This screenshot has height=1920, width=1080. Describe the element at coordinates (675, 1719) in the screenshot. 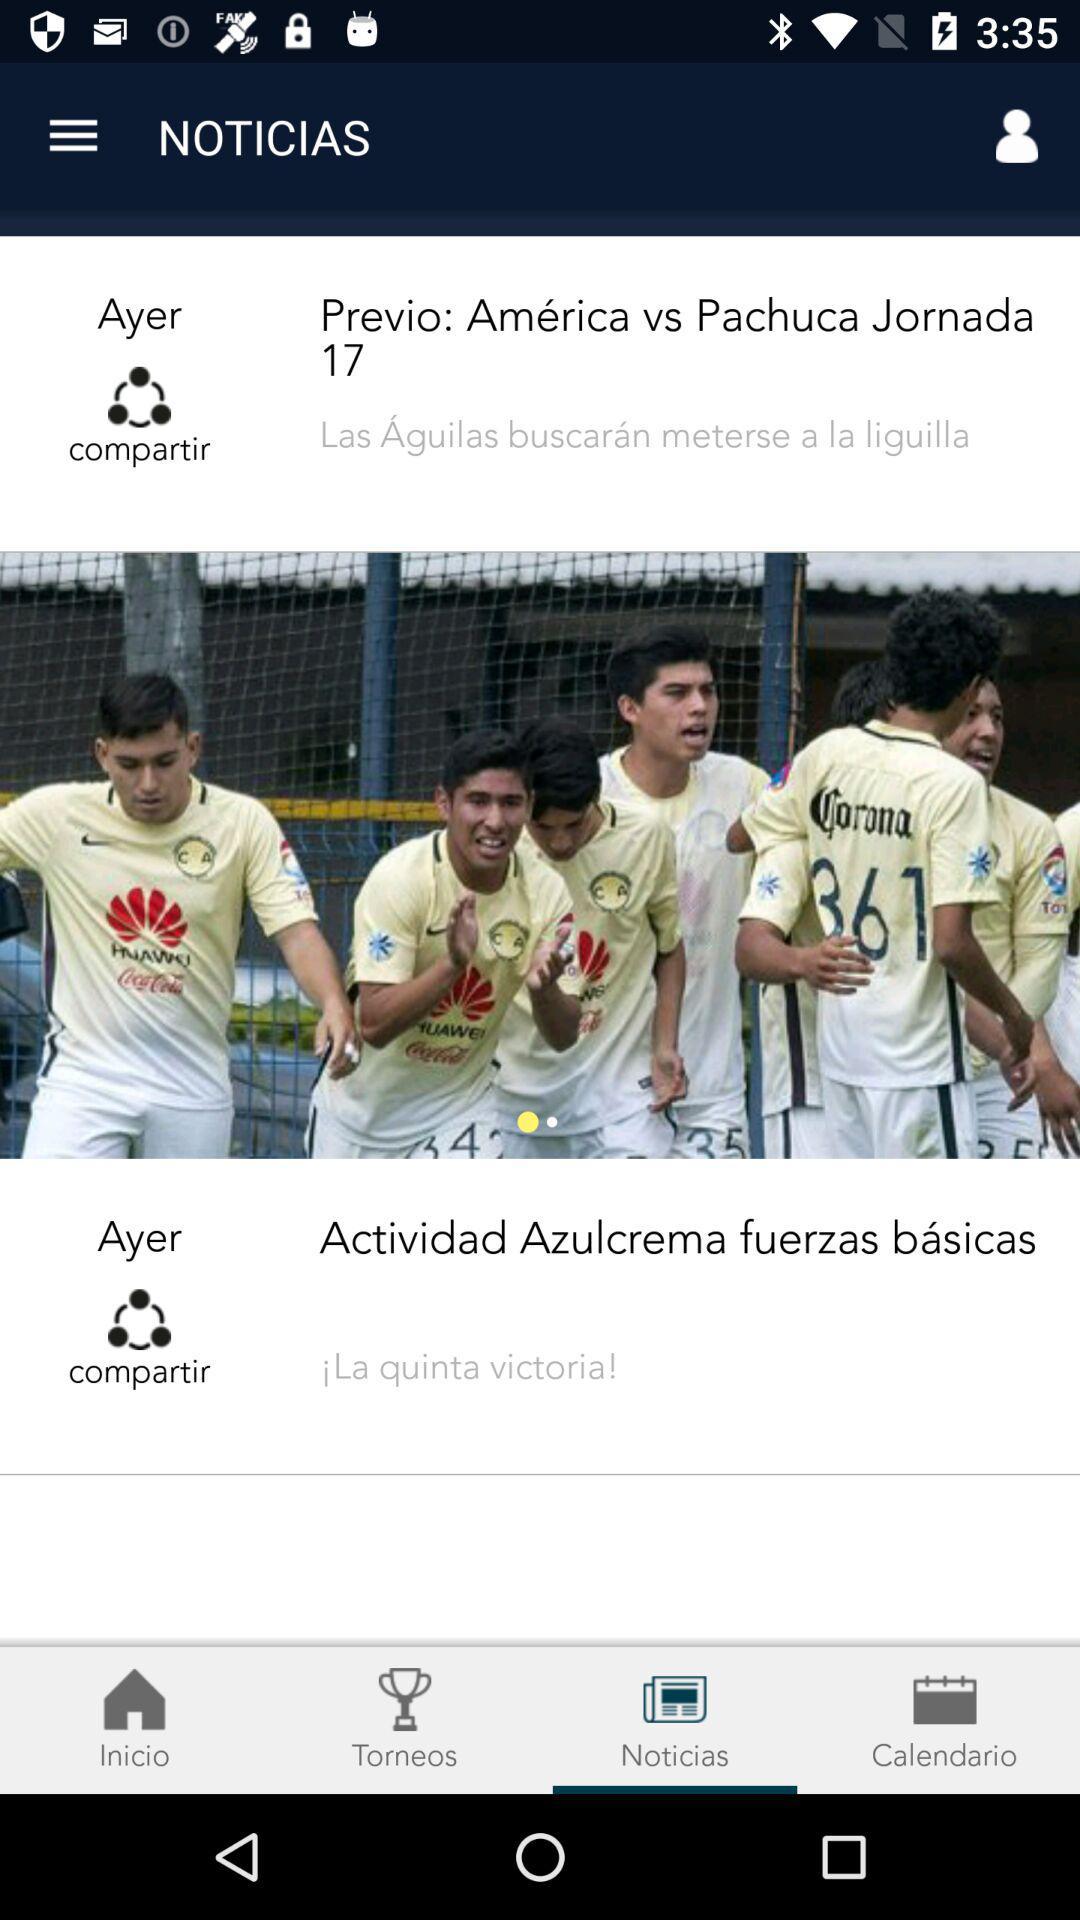

I see `the date_range icon` at that location.